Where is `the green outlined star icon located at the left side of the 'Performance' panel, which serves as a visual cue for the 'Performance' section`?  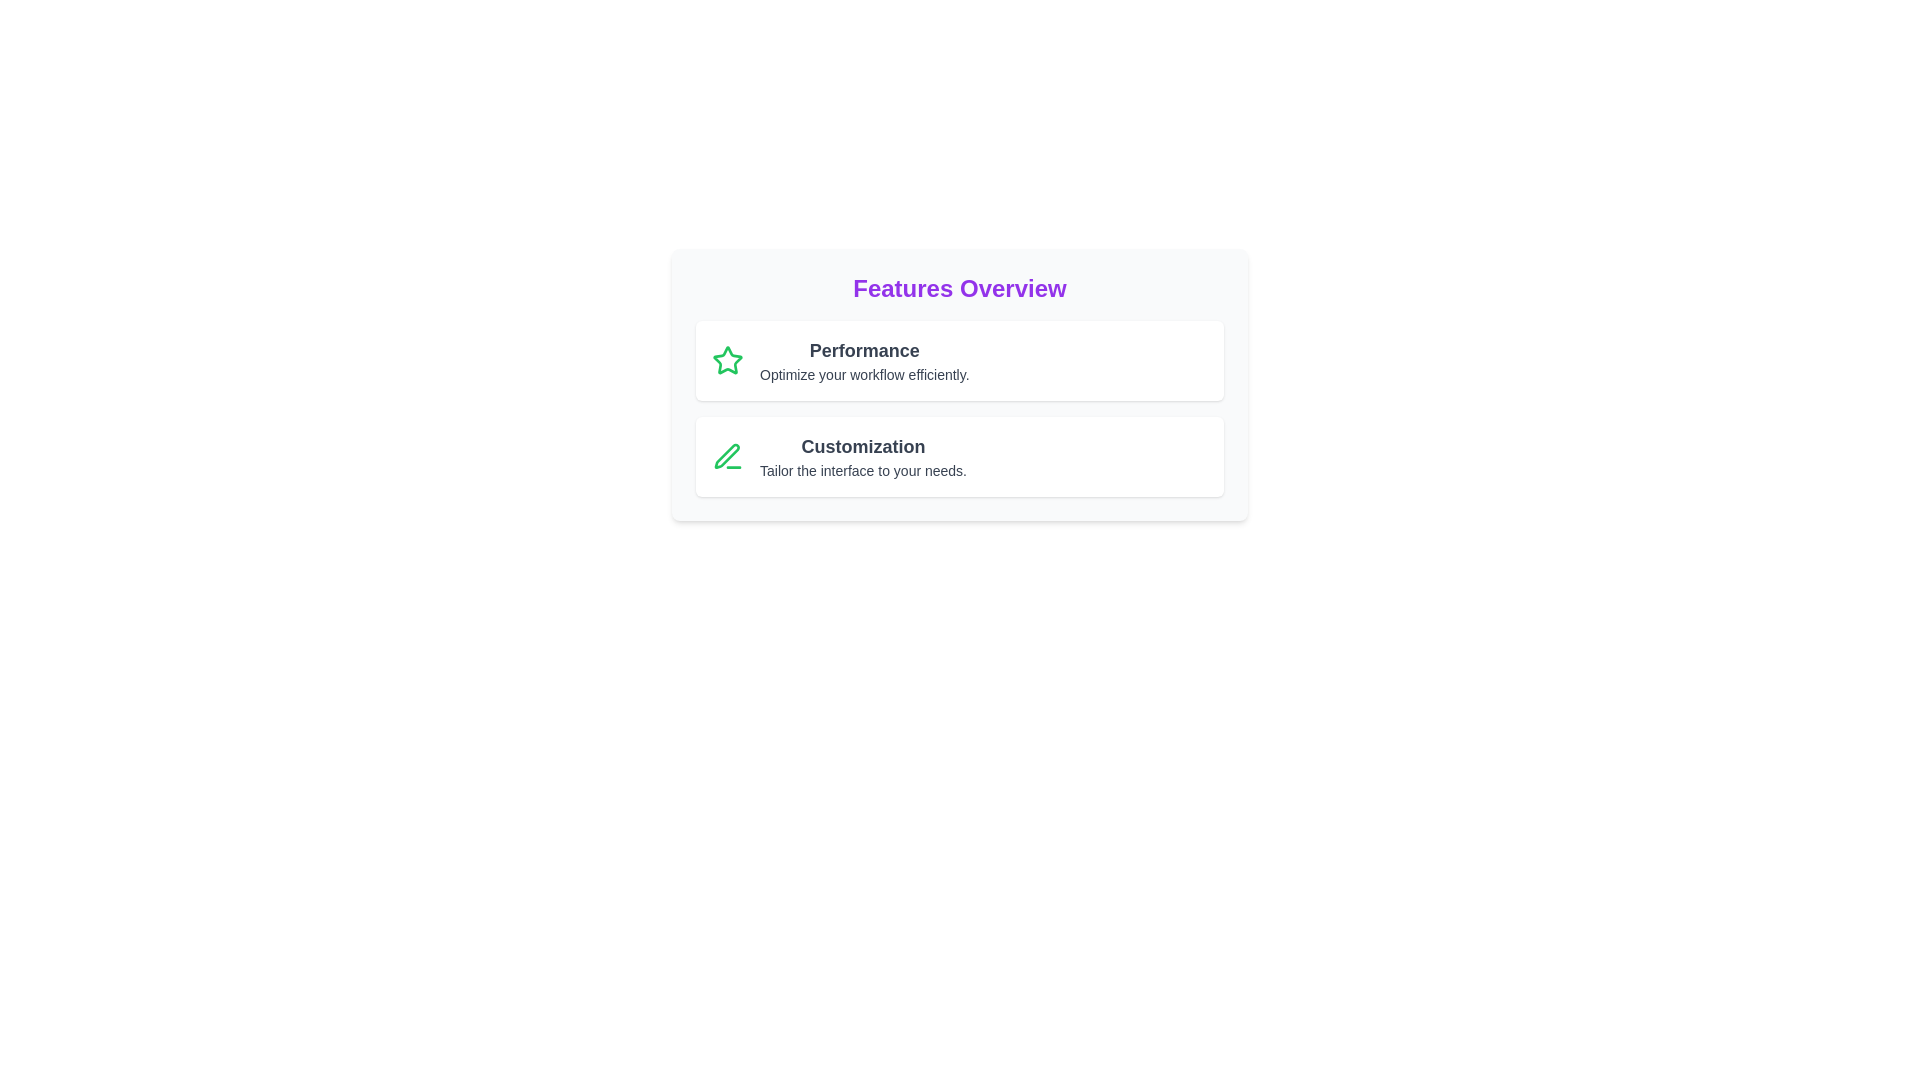
the green outlined star icon located at the left side of the 'Performance' panel, which serves as a visual cue for the 'Performance' section is located at coordinates (727, 361).